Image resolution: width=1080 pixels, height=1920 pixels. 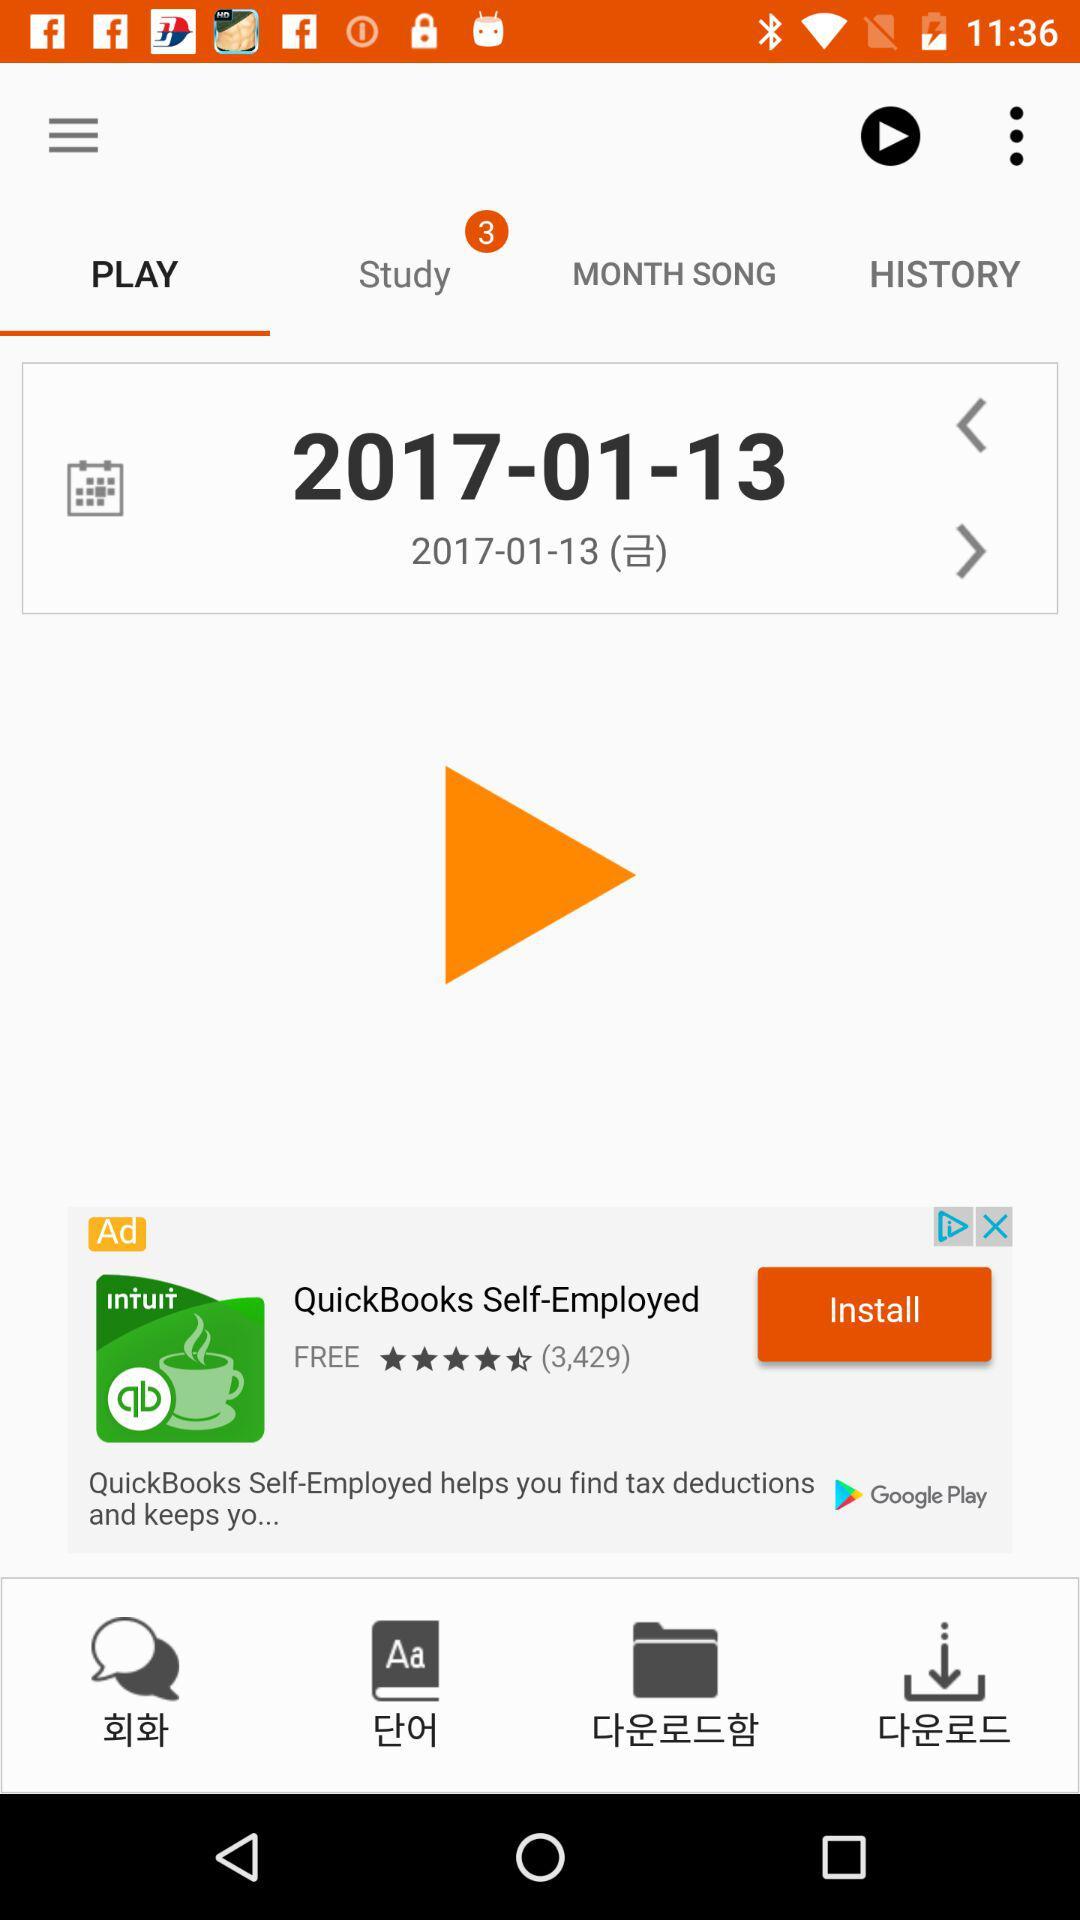 I want to click on colender option, so click(x=95, y=488).